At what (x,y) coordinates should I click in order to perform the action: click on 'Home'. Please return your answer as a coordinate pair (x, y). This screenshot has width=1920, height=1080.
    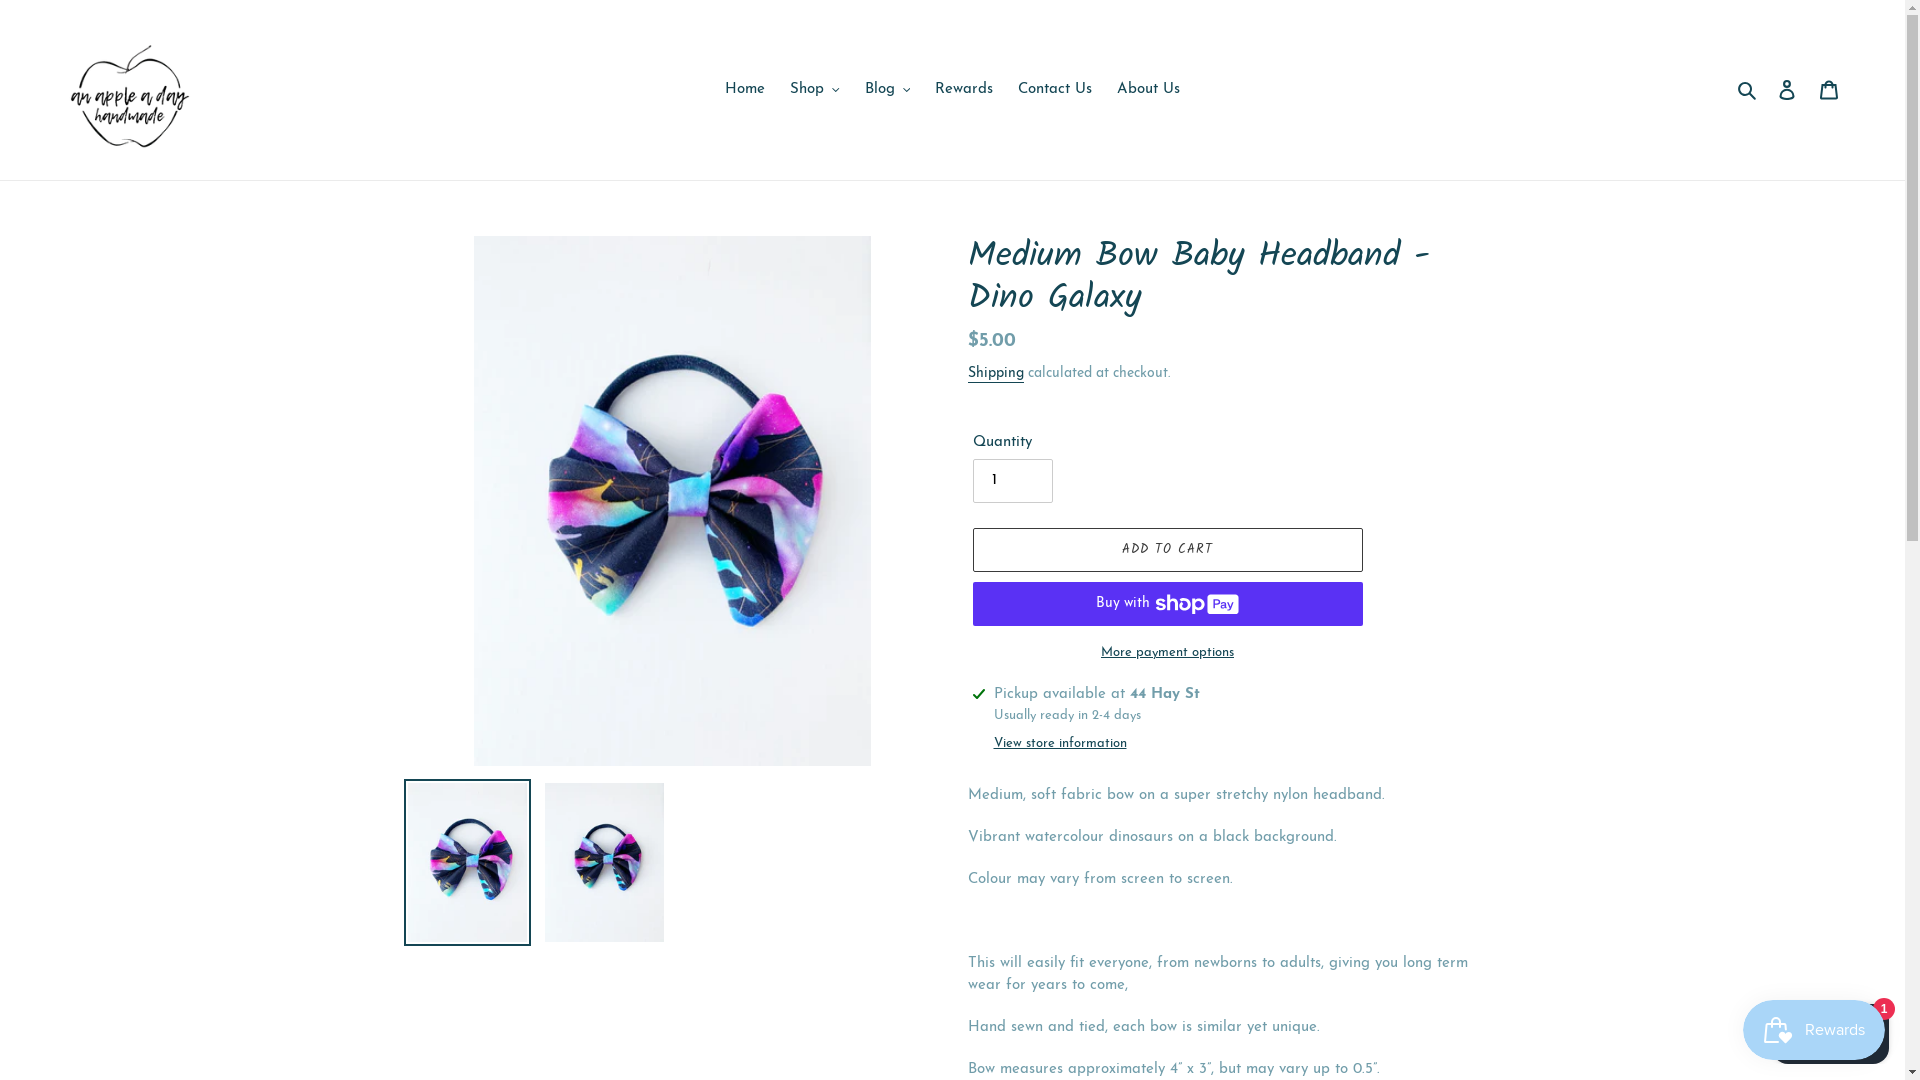
    Looking at the image, I should click on (743, 90).